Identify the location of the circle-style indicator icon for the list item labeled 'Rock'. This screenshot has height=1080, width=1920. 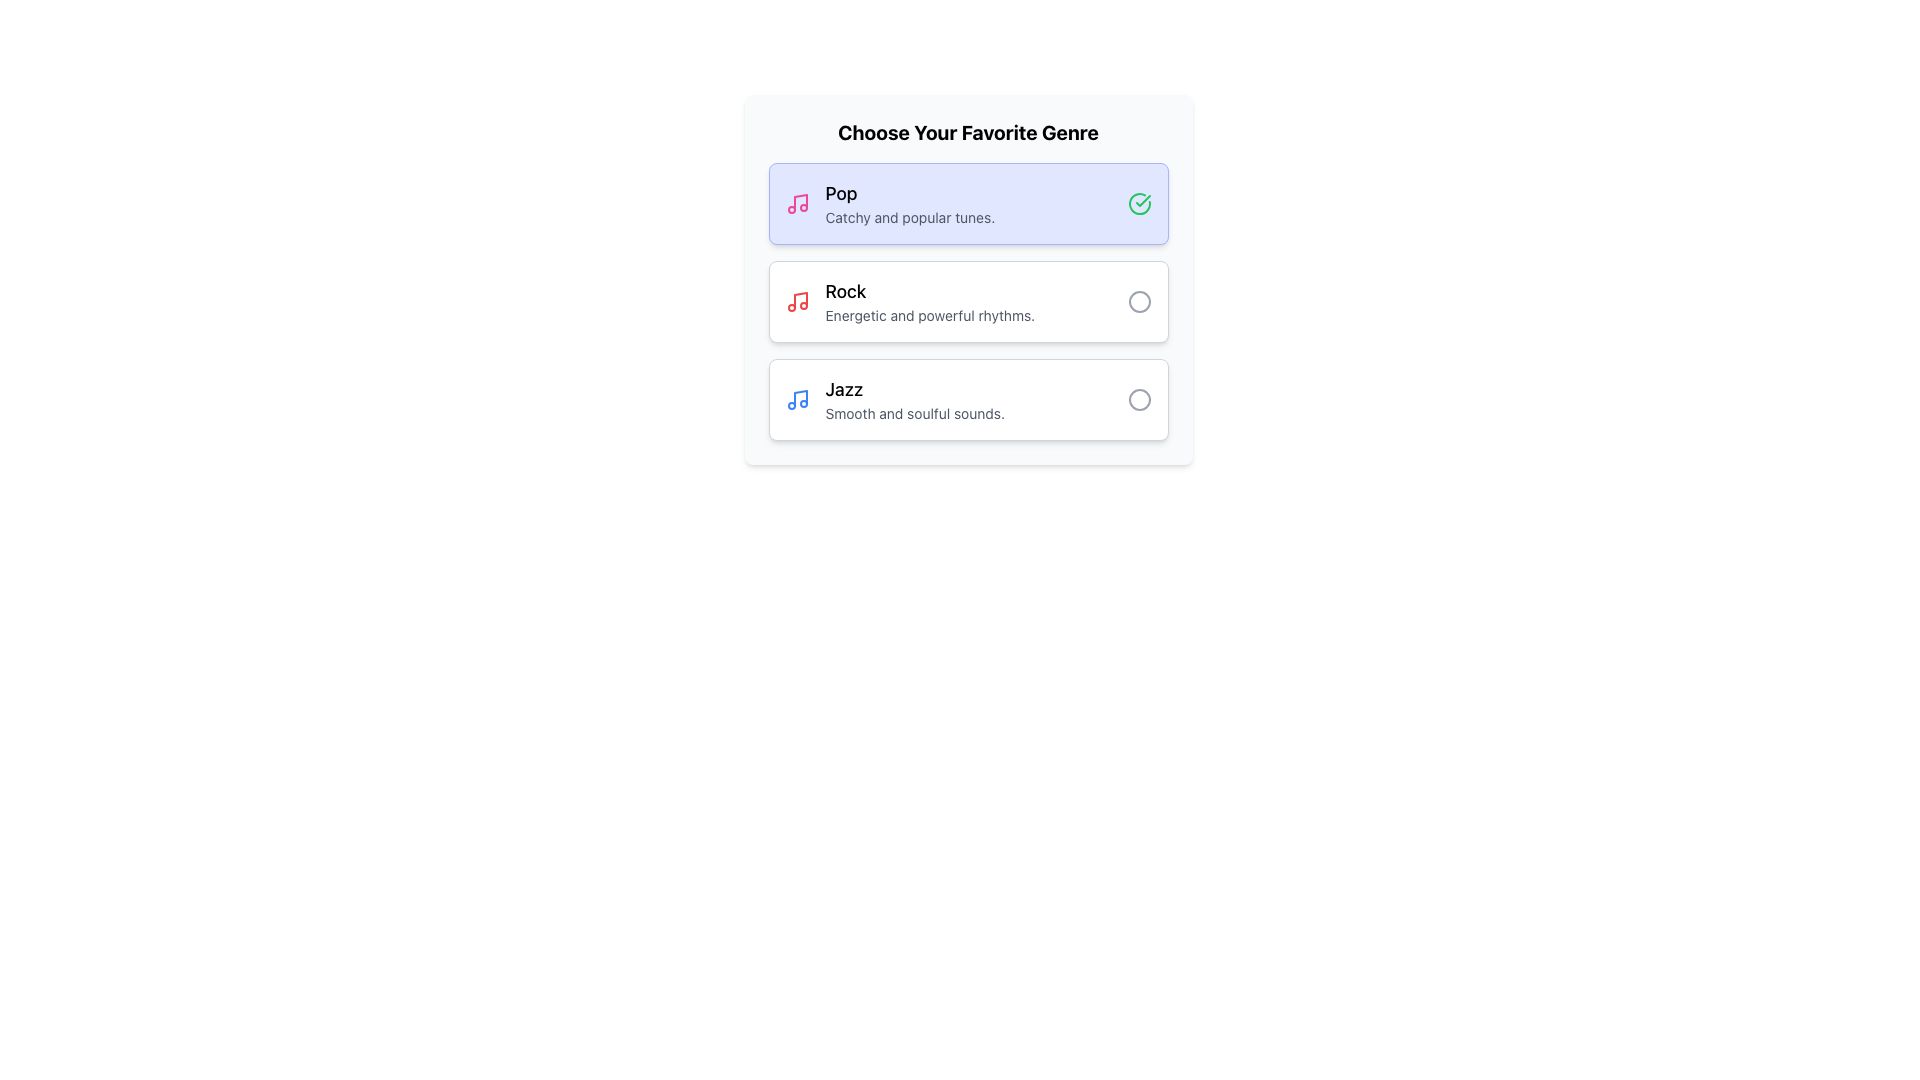
(1139, 301).